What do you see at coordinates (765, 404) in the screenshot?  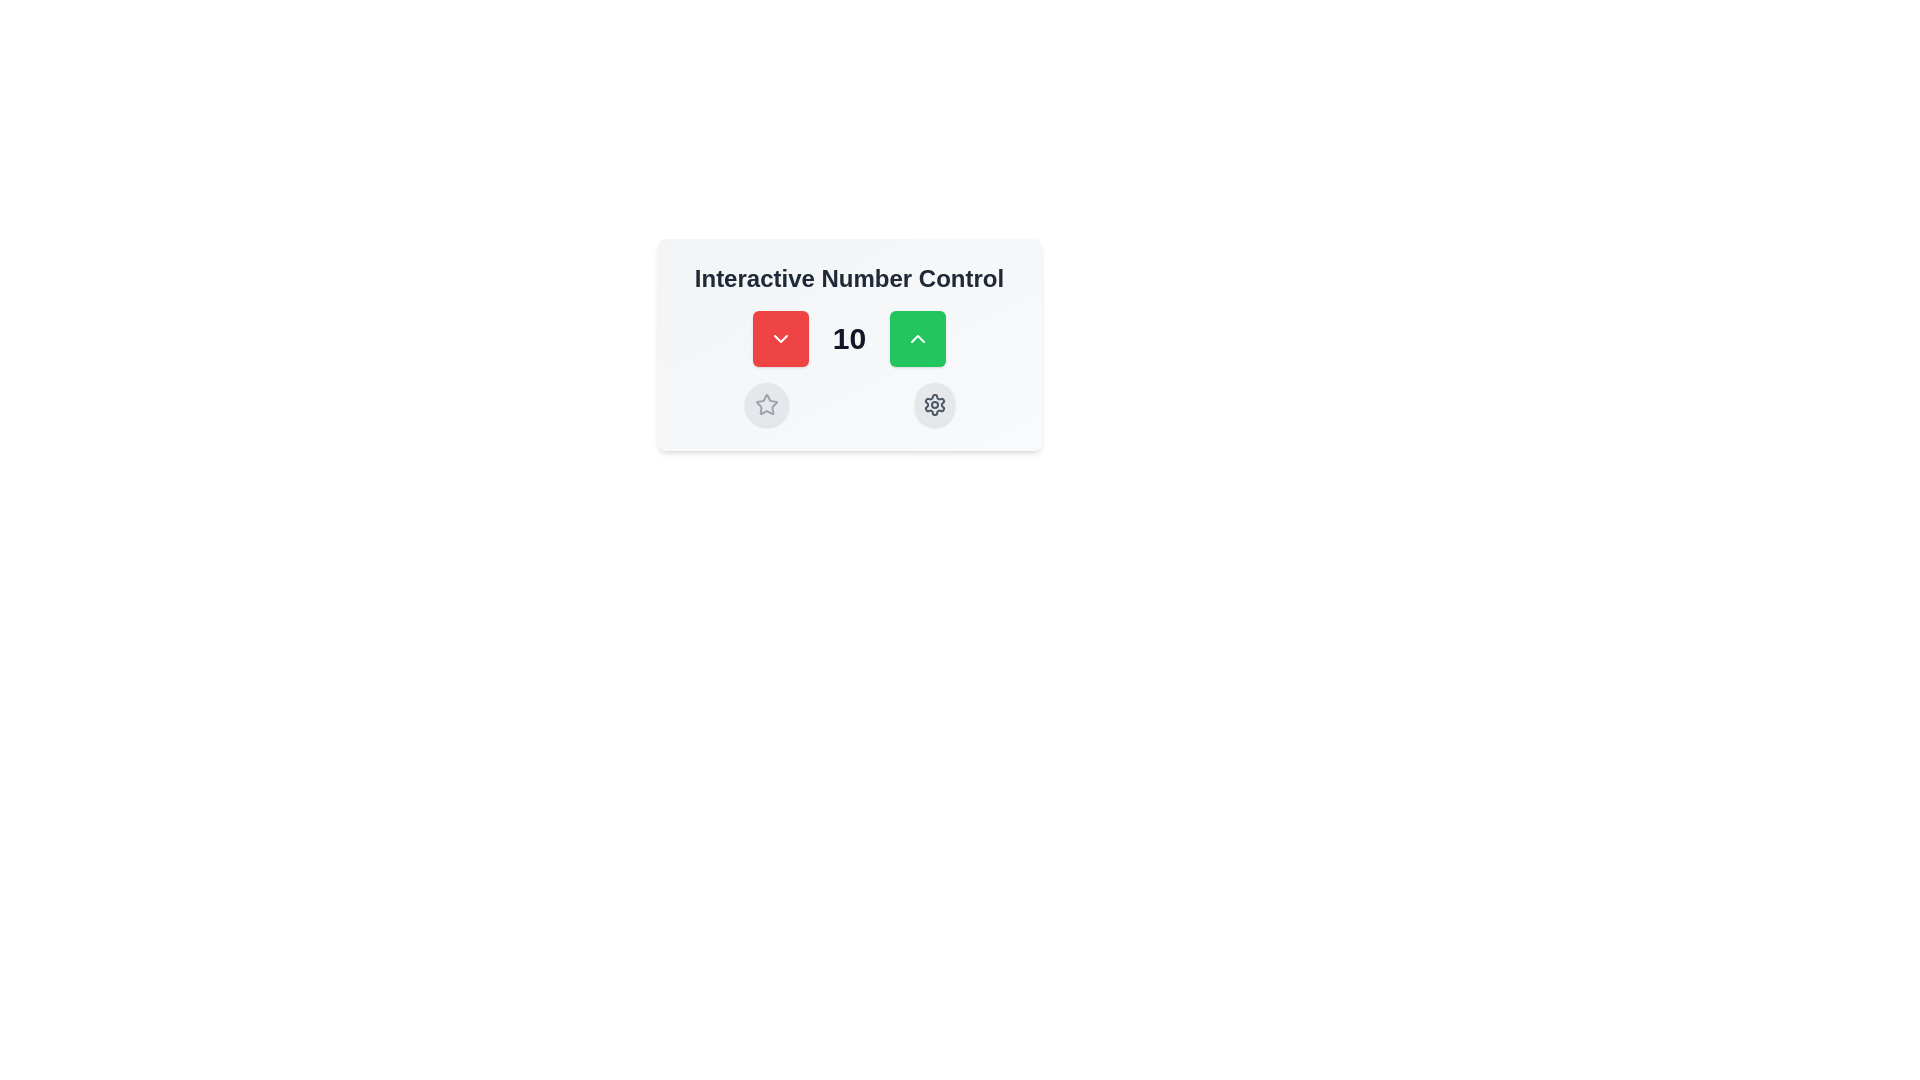 I see `the left-side circular graphical icon located below the number control buttons ('-' and '+') and to the left of the gear-shaped icon` at bounding box center [765, 404].